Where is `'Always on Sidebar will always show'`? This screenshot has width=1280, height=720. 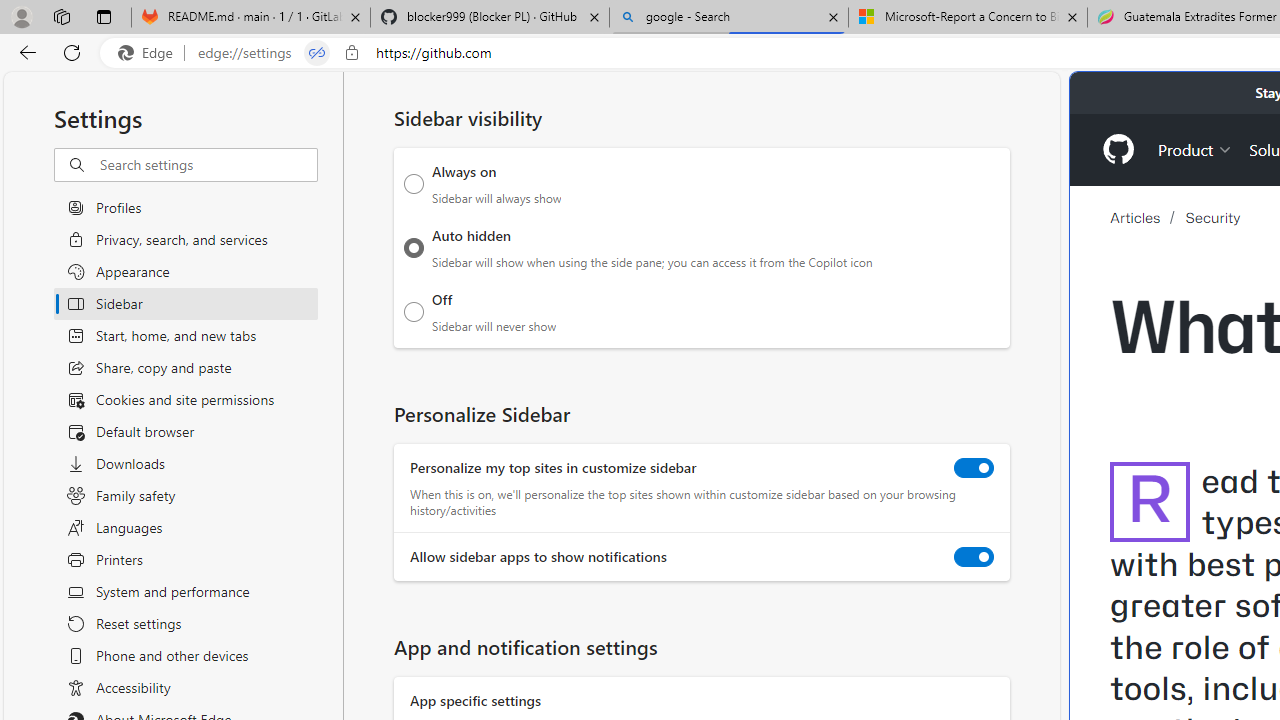 'Always on Sidebar will always show' is located at coordinates (413, 183).